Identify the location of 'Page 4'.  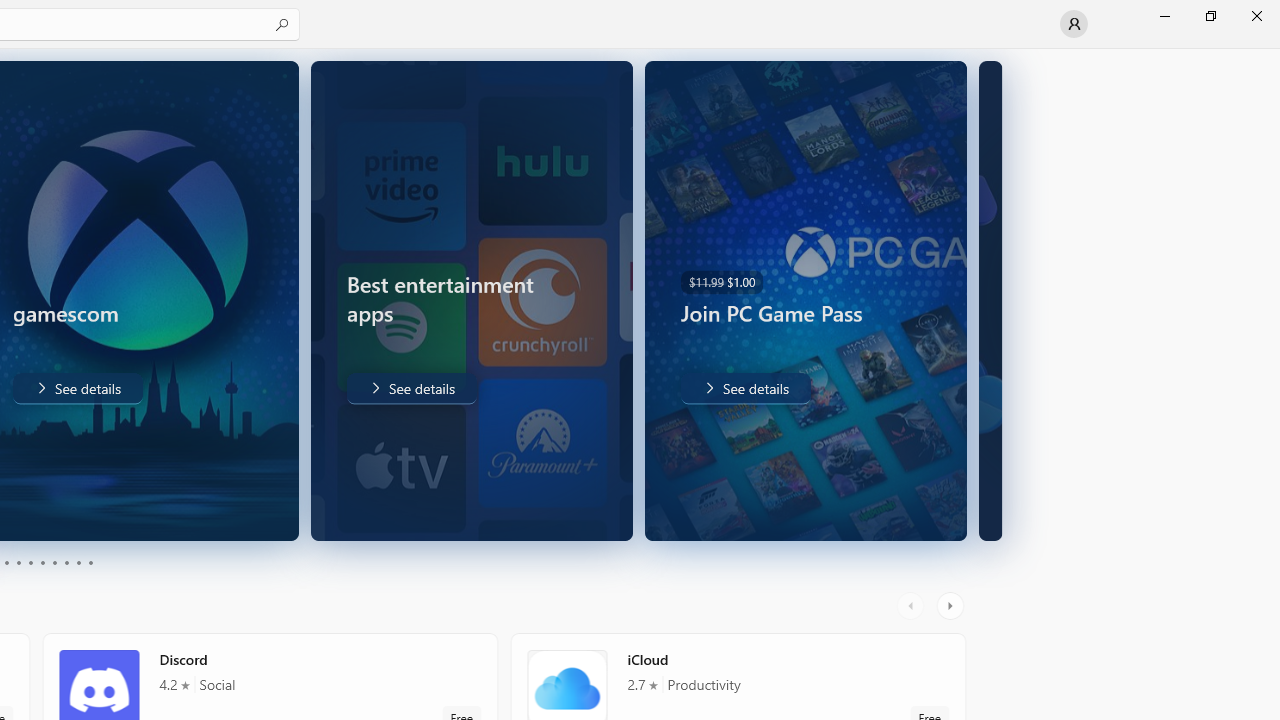
(17, 563).